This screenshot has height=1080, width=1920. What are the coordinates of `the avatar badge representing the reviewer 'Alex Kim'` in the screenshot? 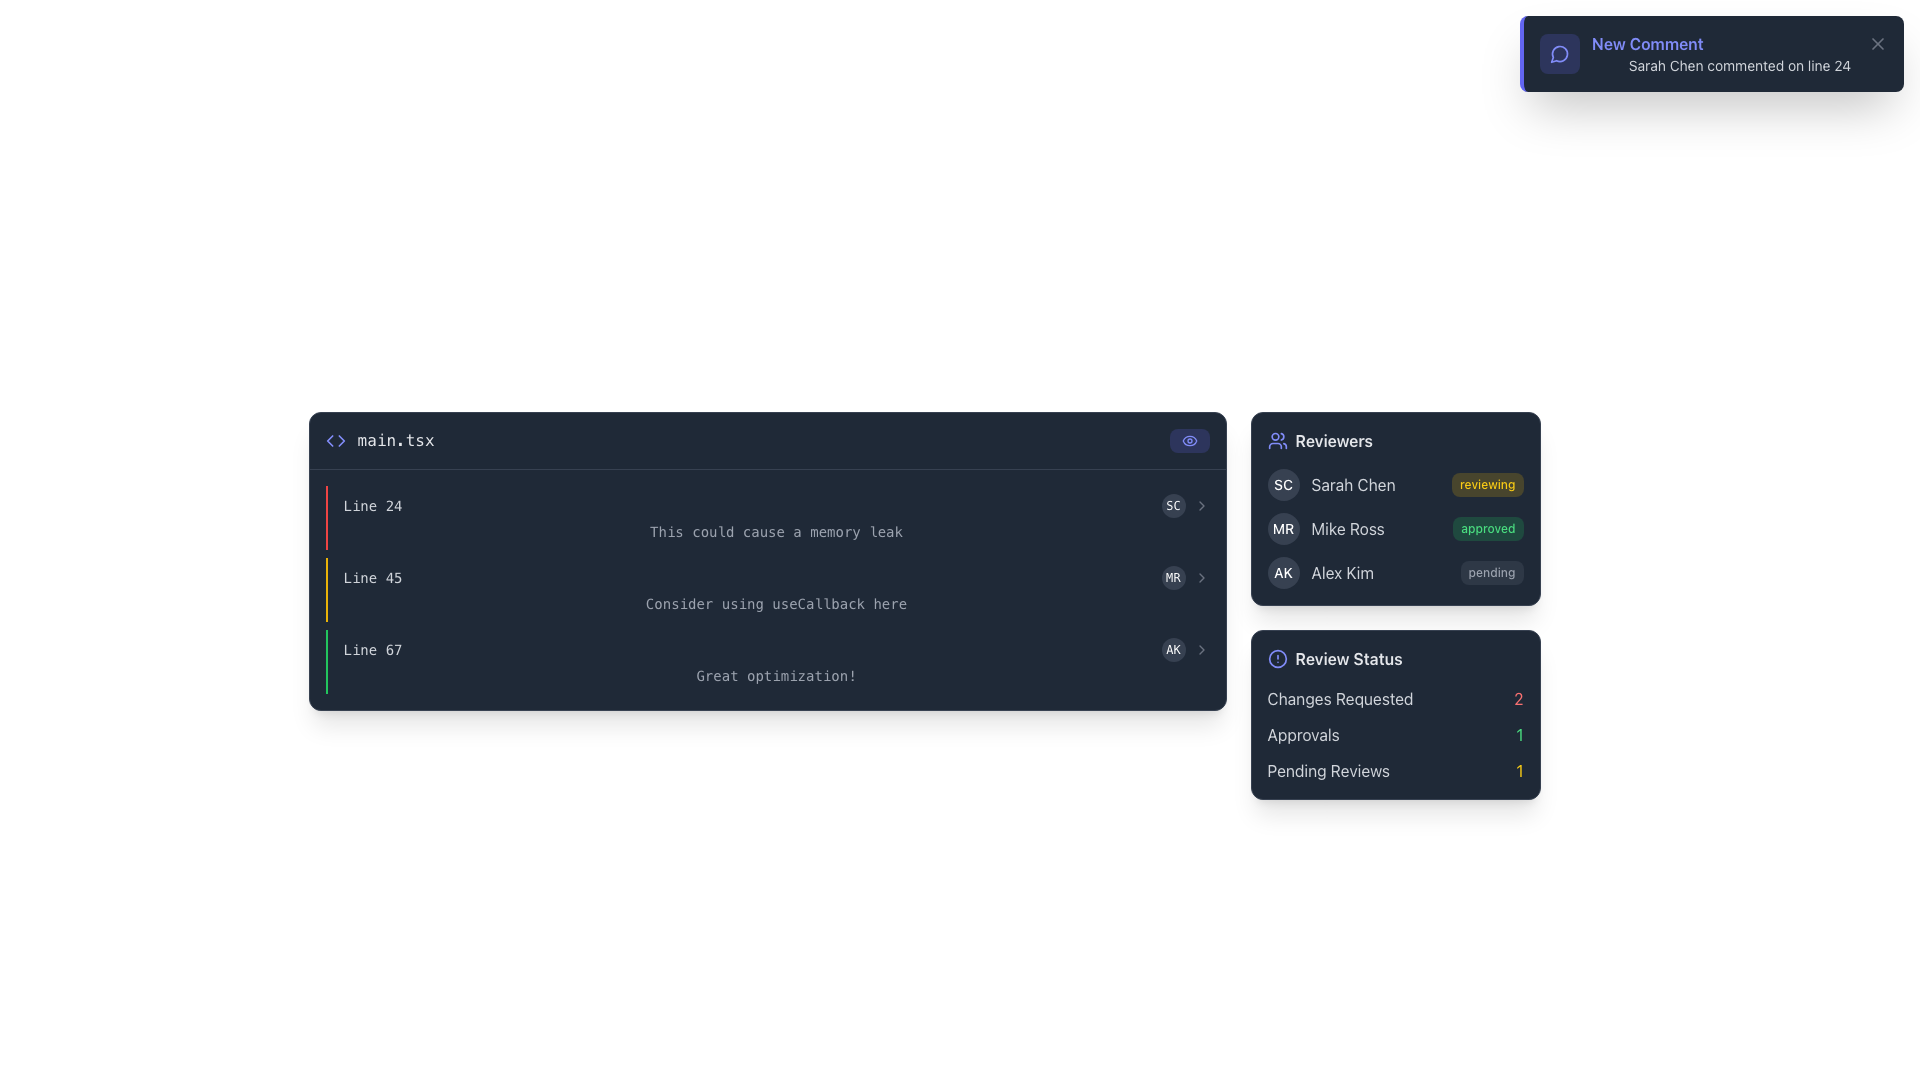 It's located at (1283, 573).